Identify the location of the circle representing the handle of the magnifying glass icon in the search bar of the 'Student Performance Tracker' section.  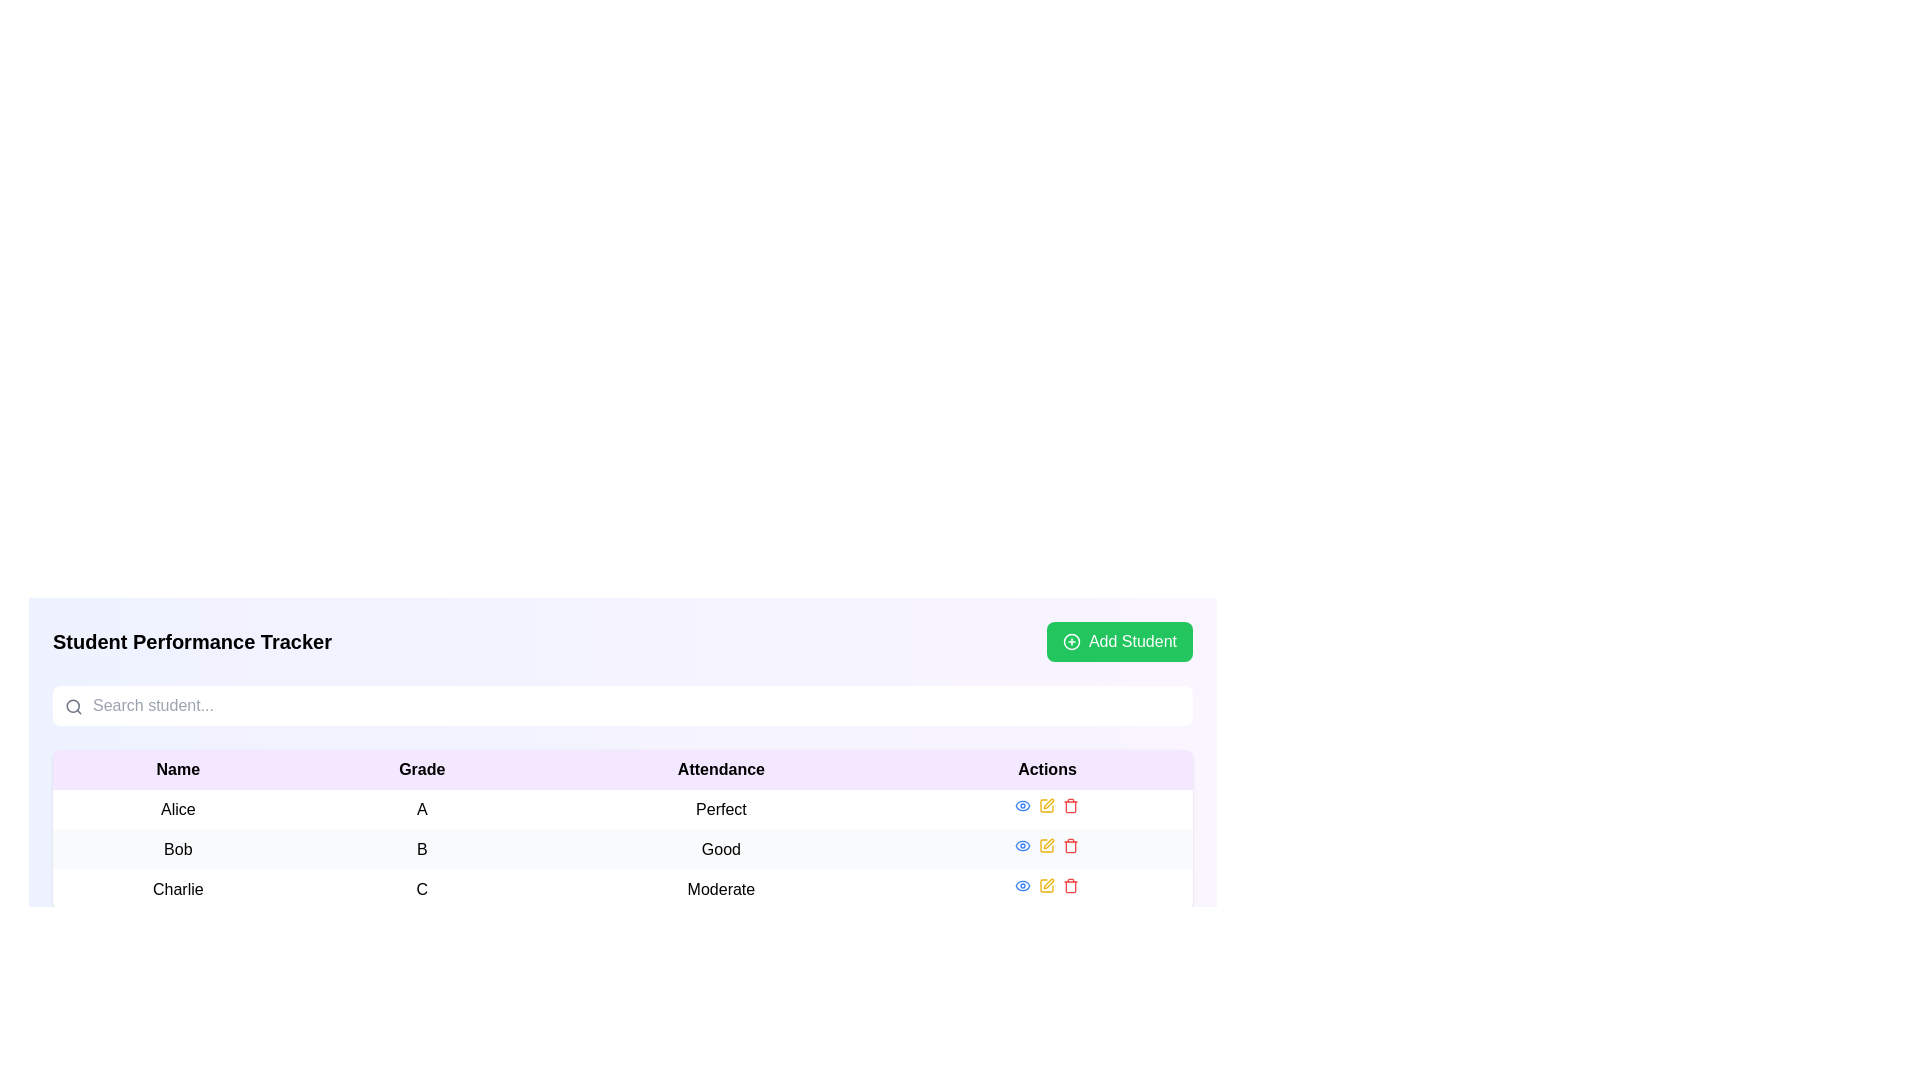
(73, 705).